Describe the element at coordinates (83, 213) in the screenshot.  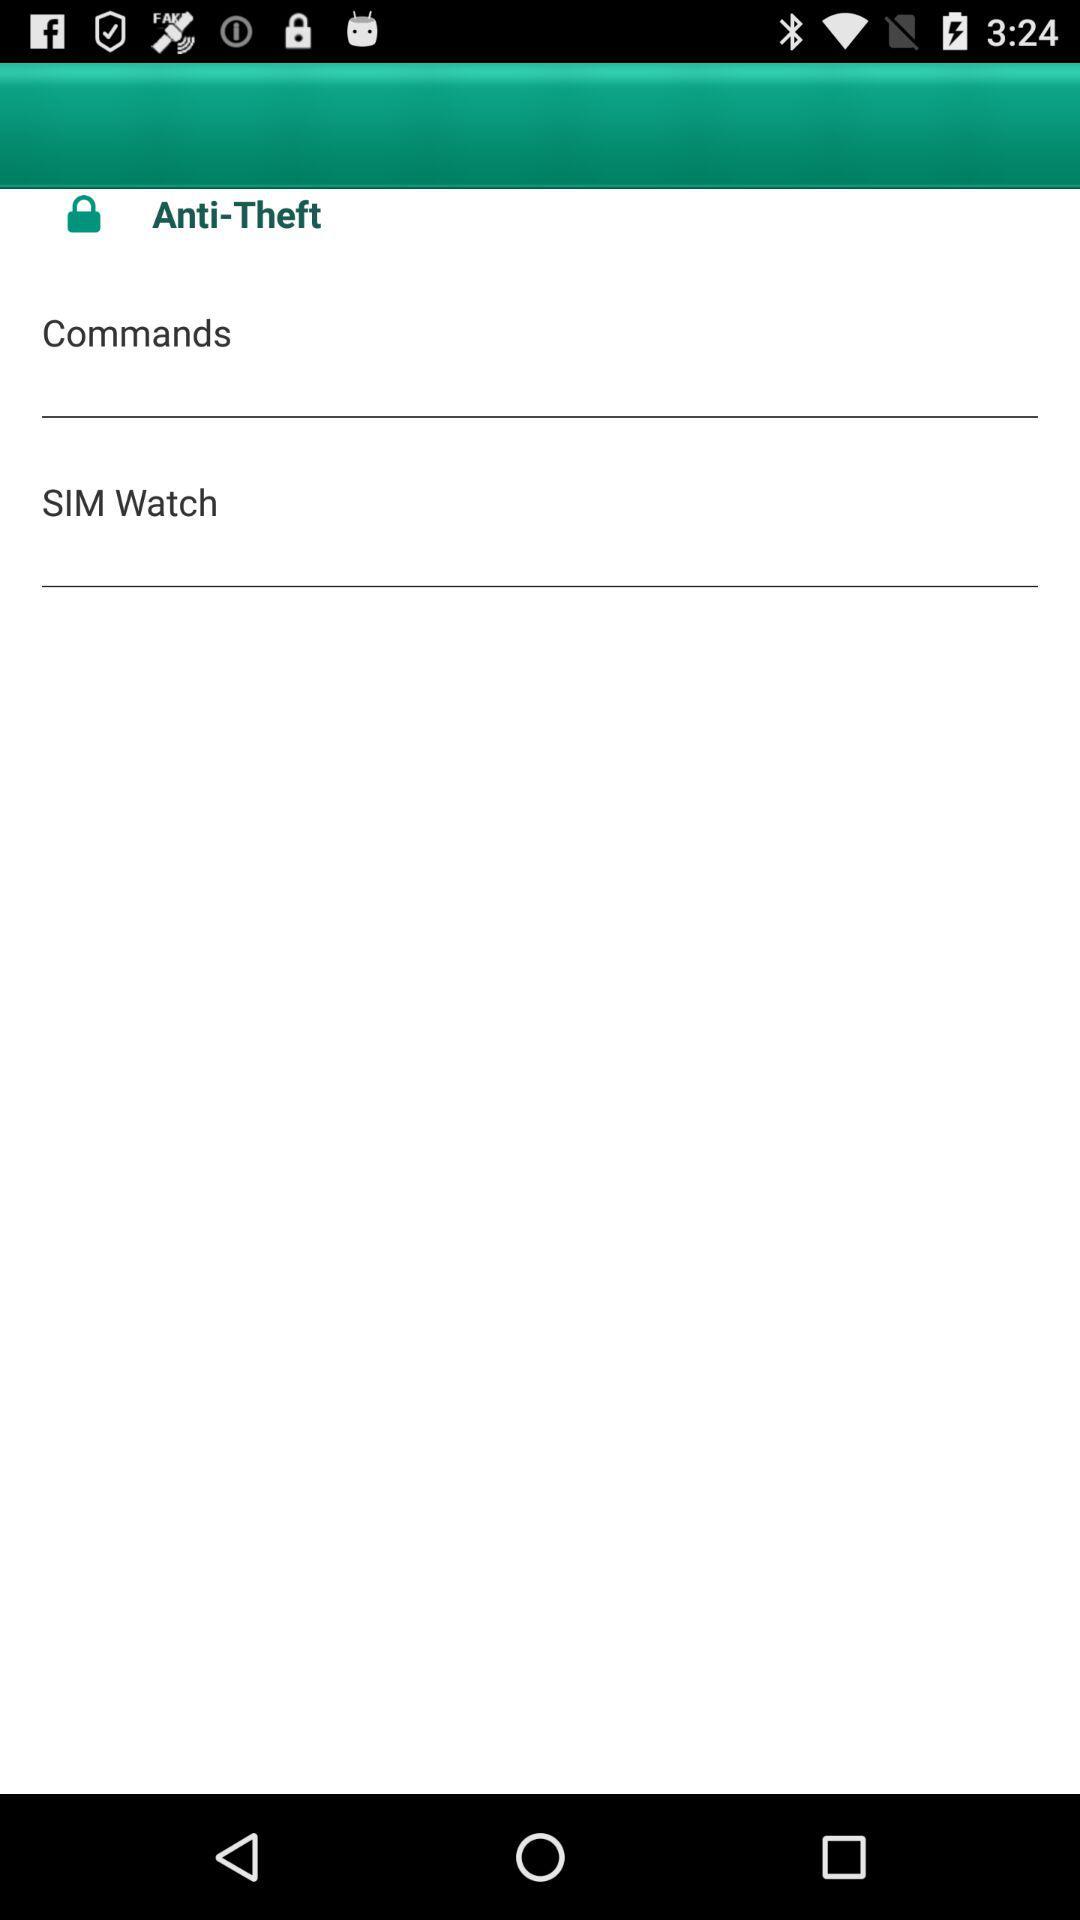
I see `icon next to the anti-theft app` at that location.